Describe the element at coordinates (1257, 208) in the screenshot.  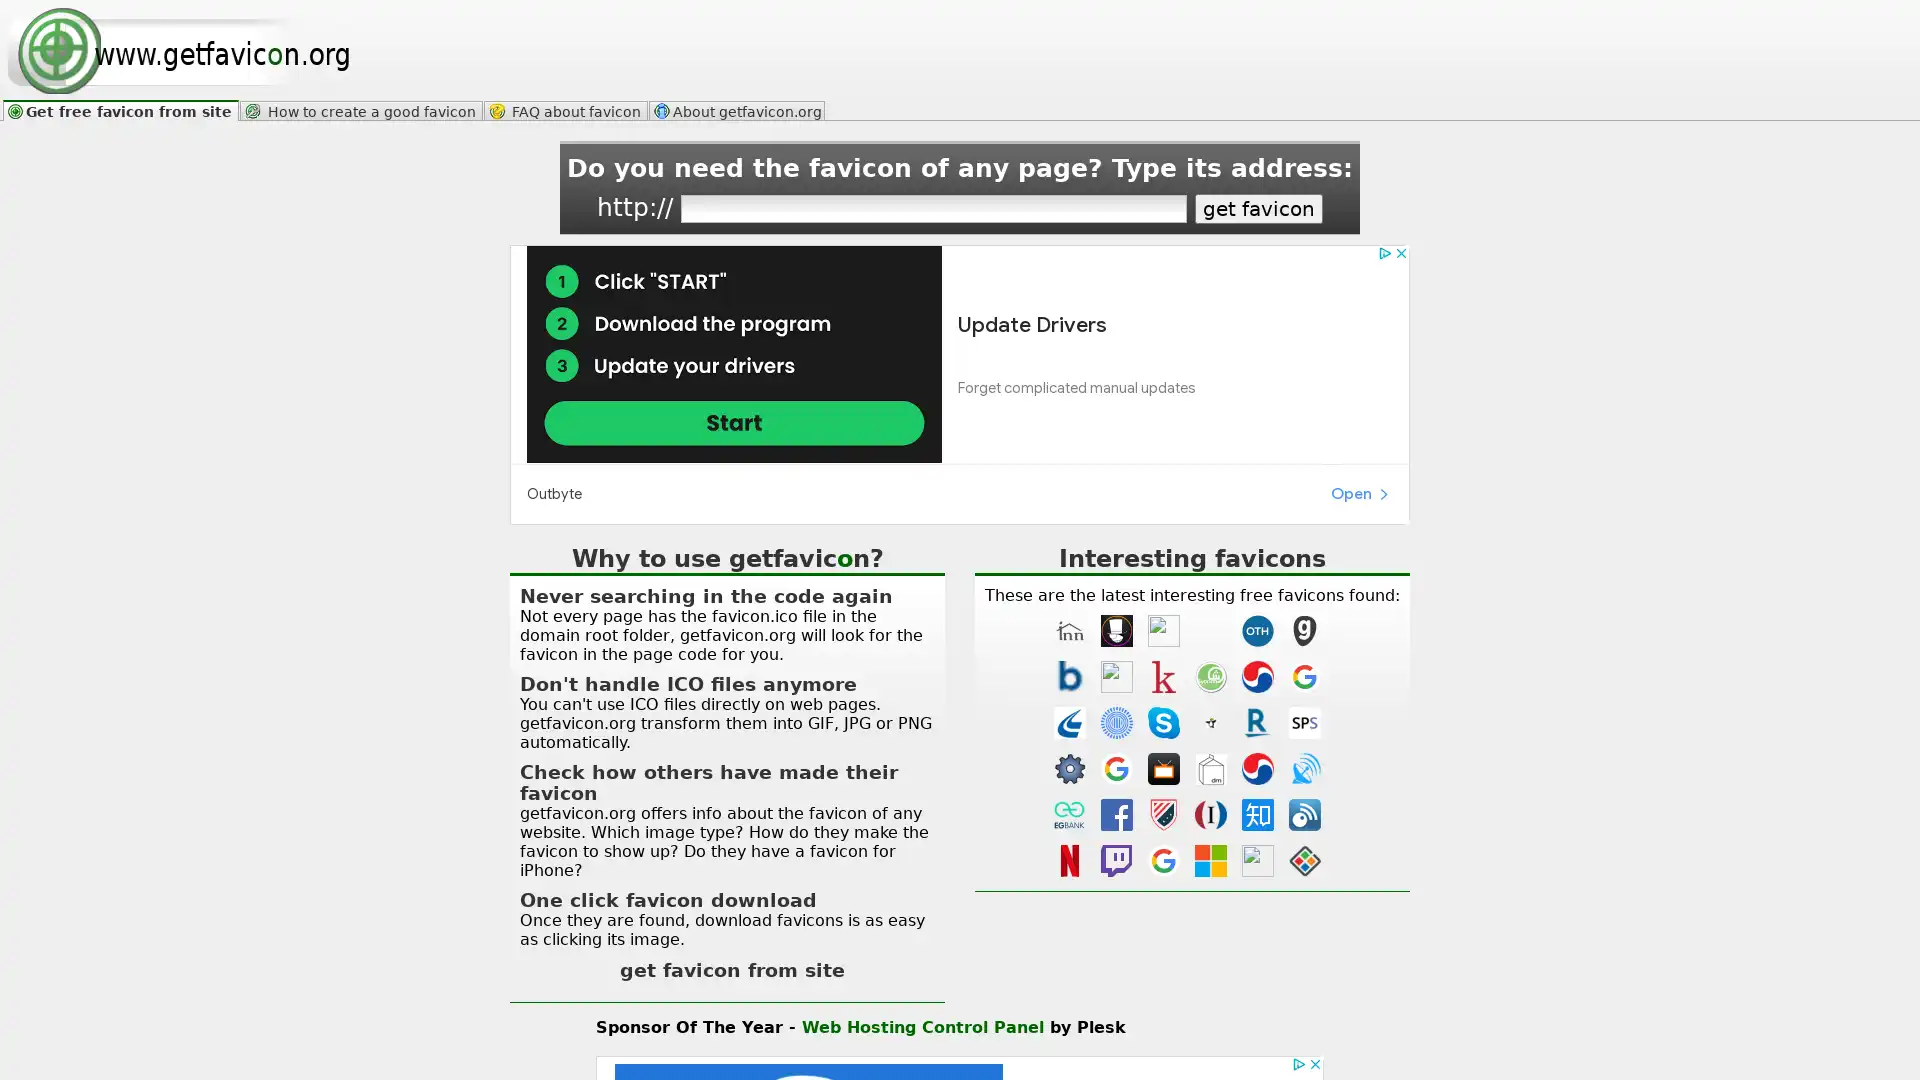
I see `get favicon` at that location.